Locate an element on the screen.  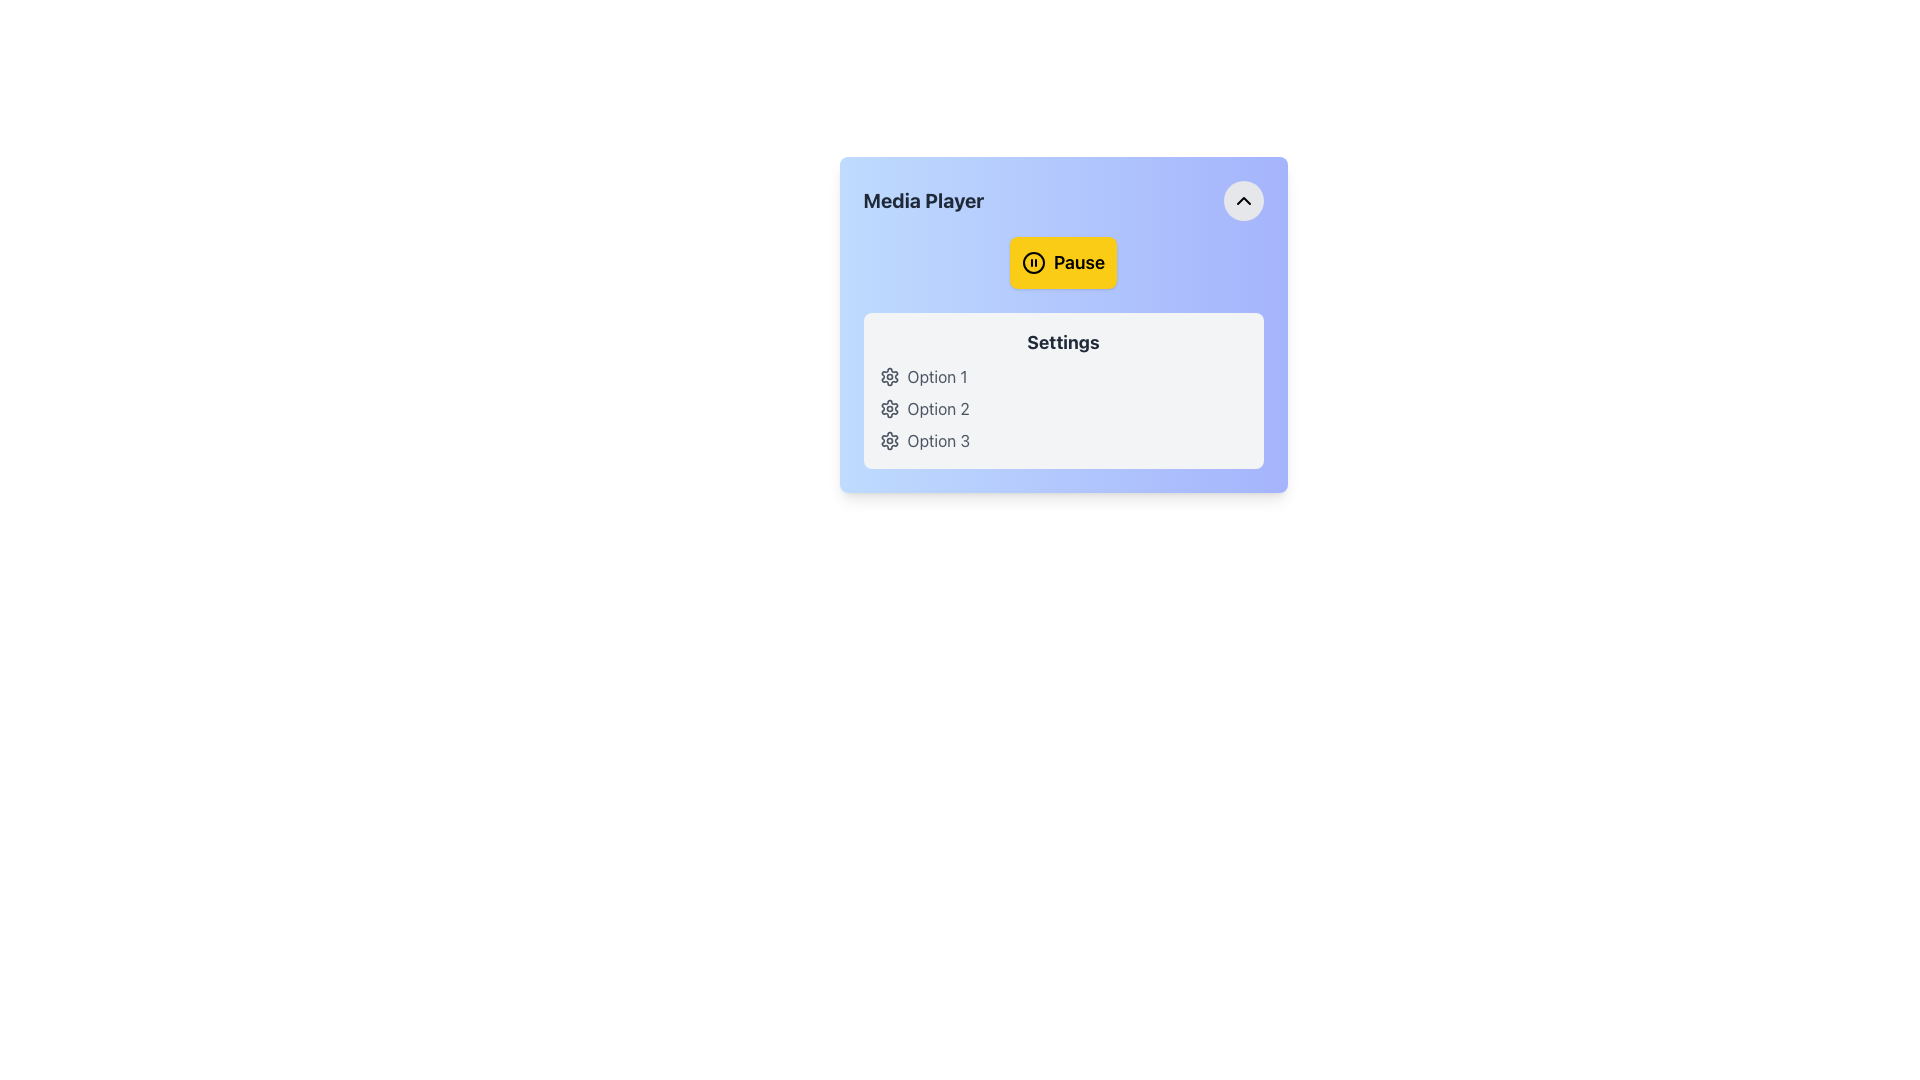
the circular outline decoration that serves as a decorative boundary for the visual pause icon, enhancing the button's visual hierarchy is located at coordinates (1033, 261).